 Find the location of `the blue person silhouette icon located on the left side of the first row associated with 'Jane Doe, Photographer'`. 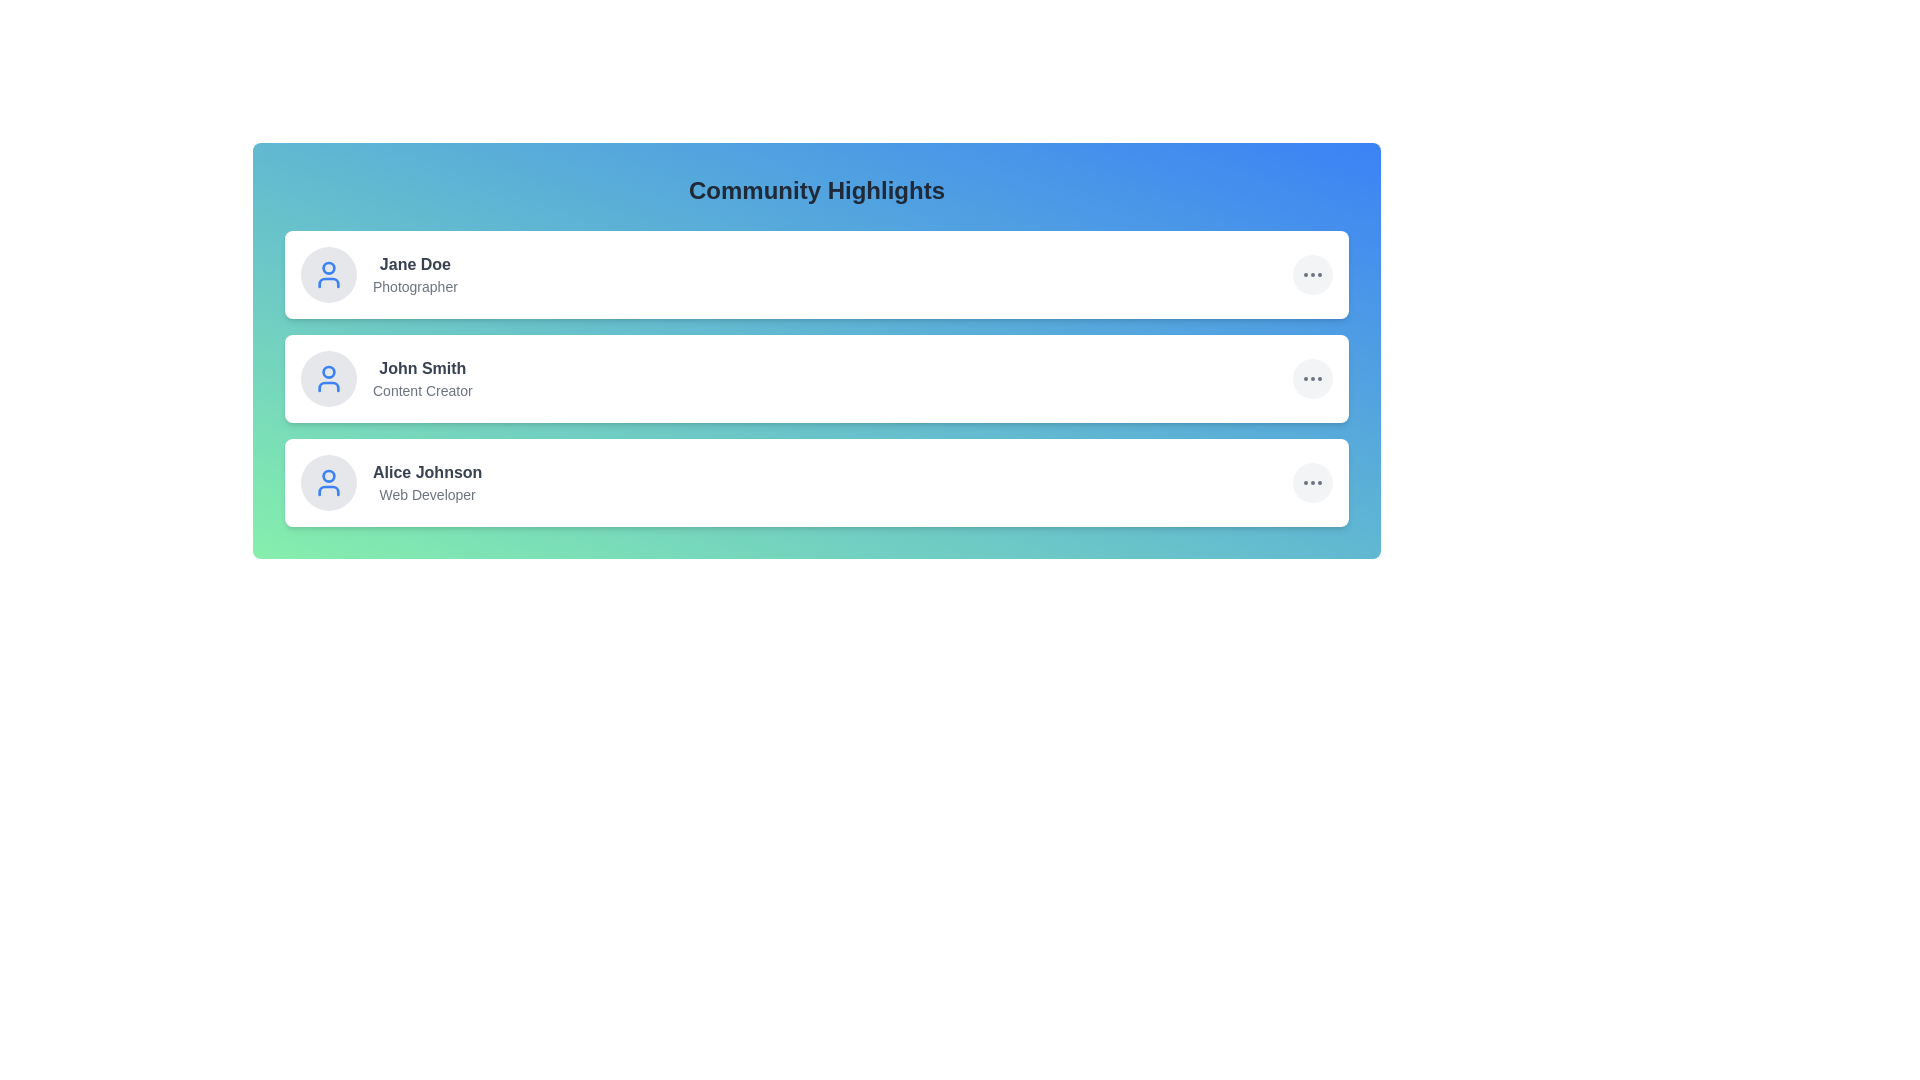

the blue person silhouette icon located on the left side of the first row associated with 'Jane Doe, Photographer' is located at coordinates (329, 274).